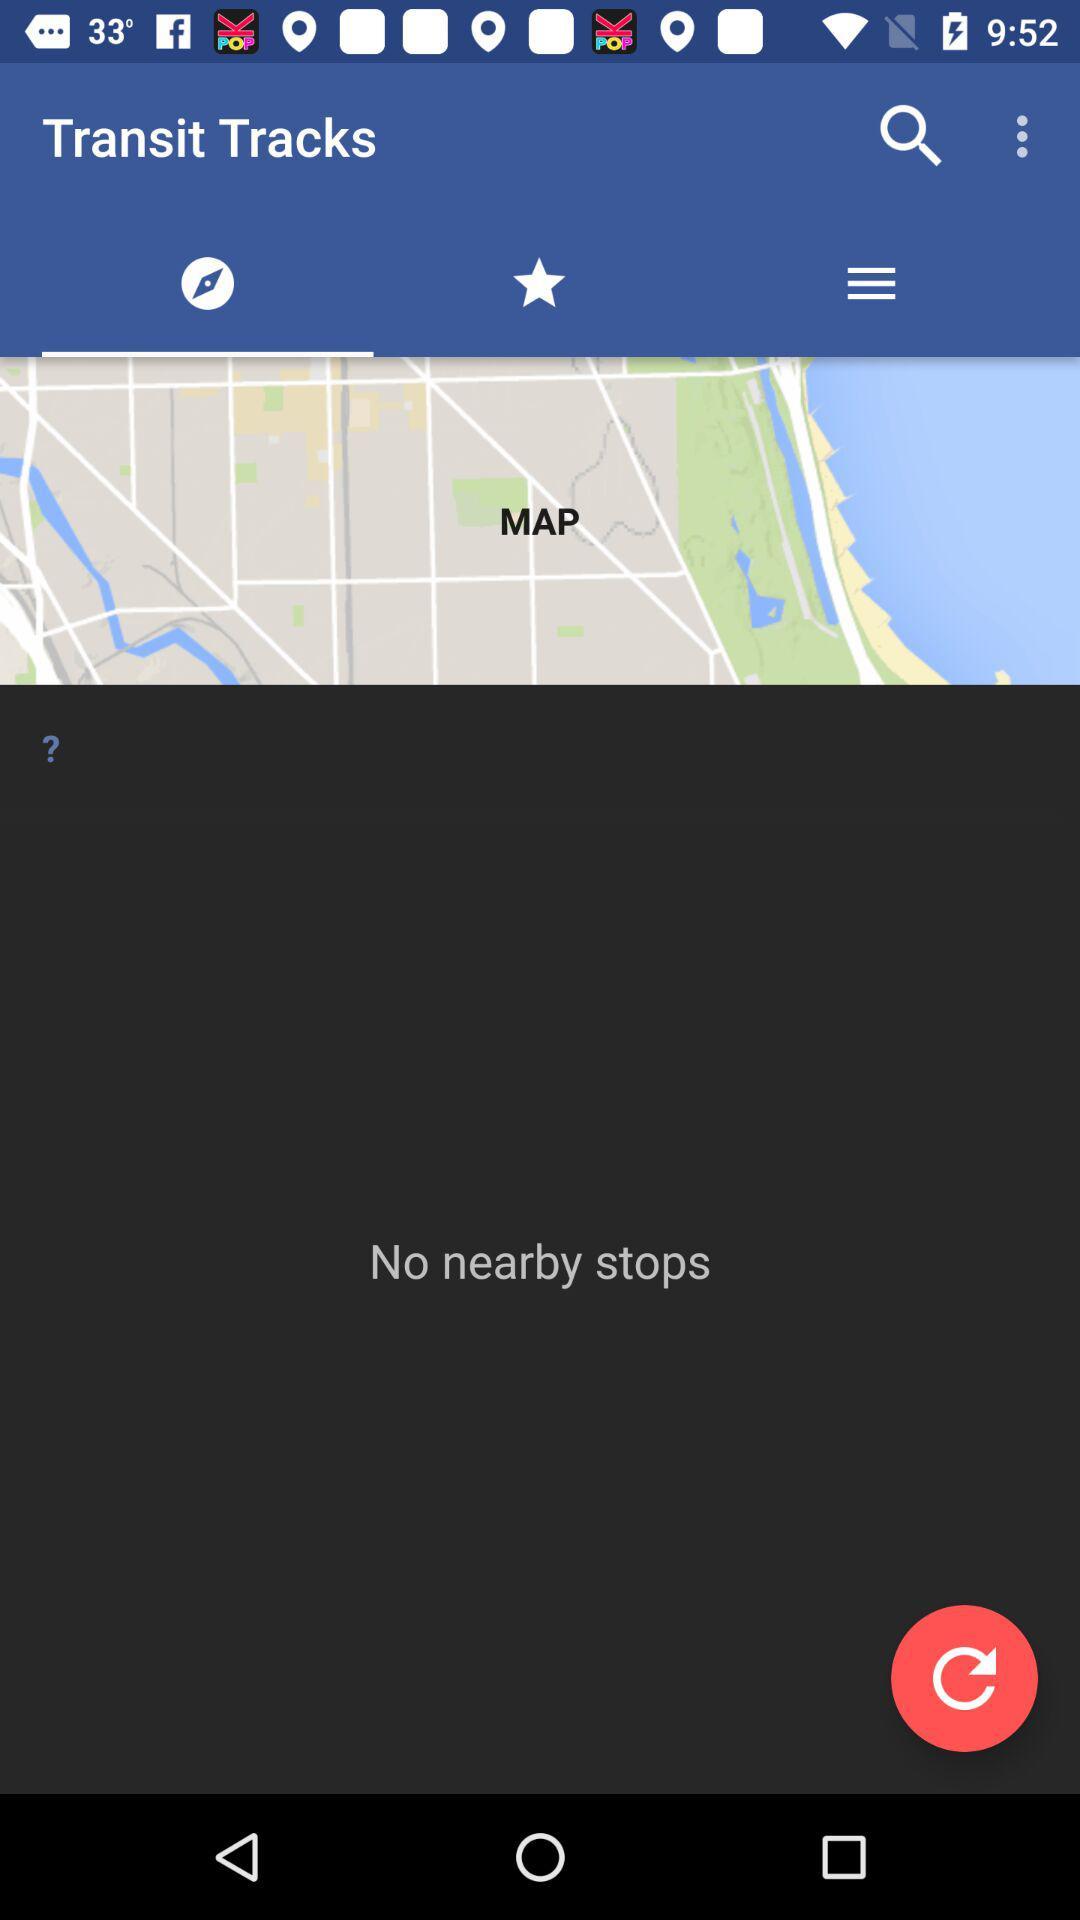 The width and height of the screenshot is (1080, 1920). I want to click on refresh page, so click(963, 1678).